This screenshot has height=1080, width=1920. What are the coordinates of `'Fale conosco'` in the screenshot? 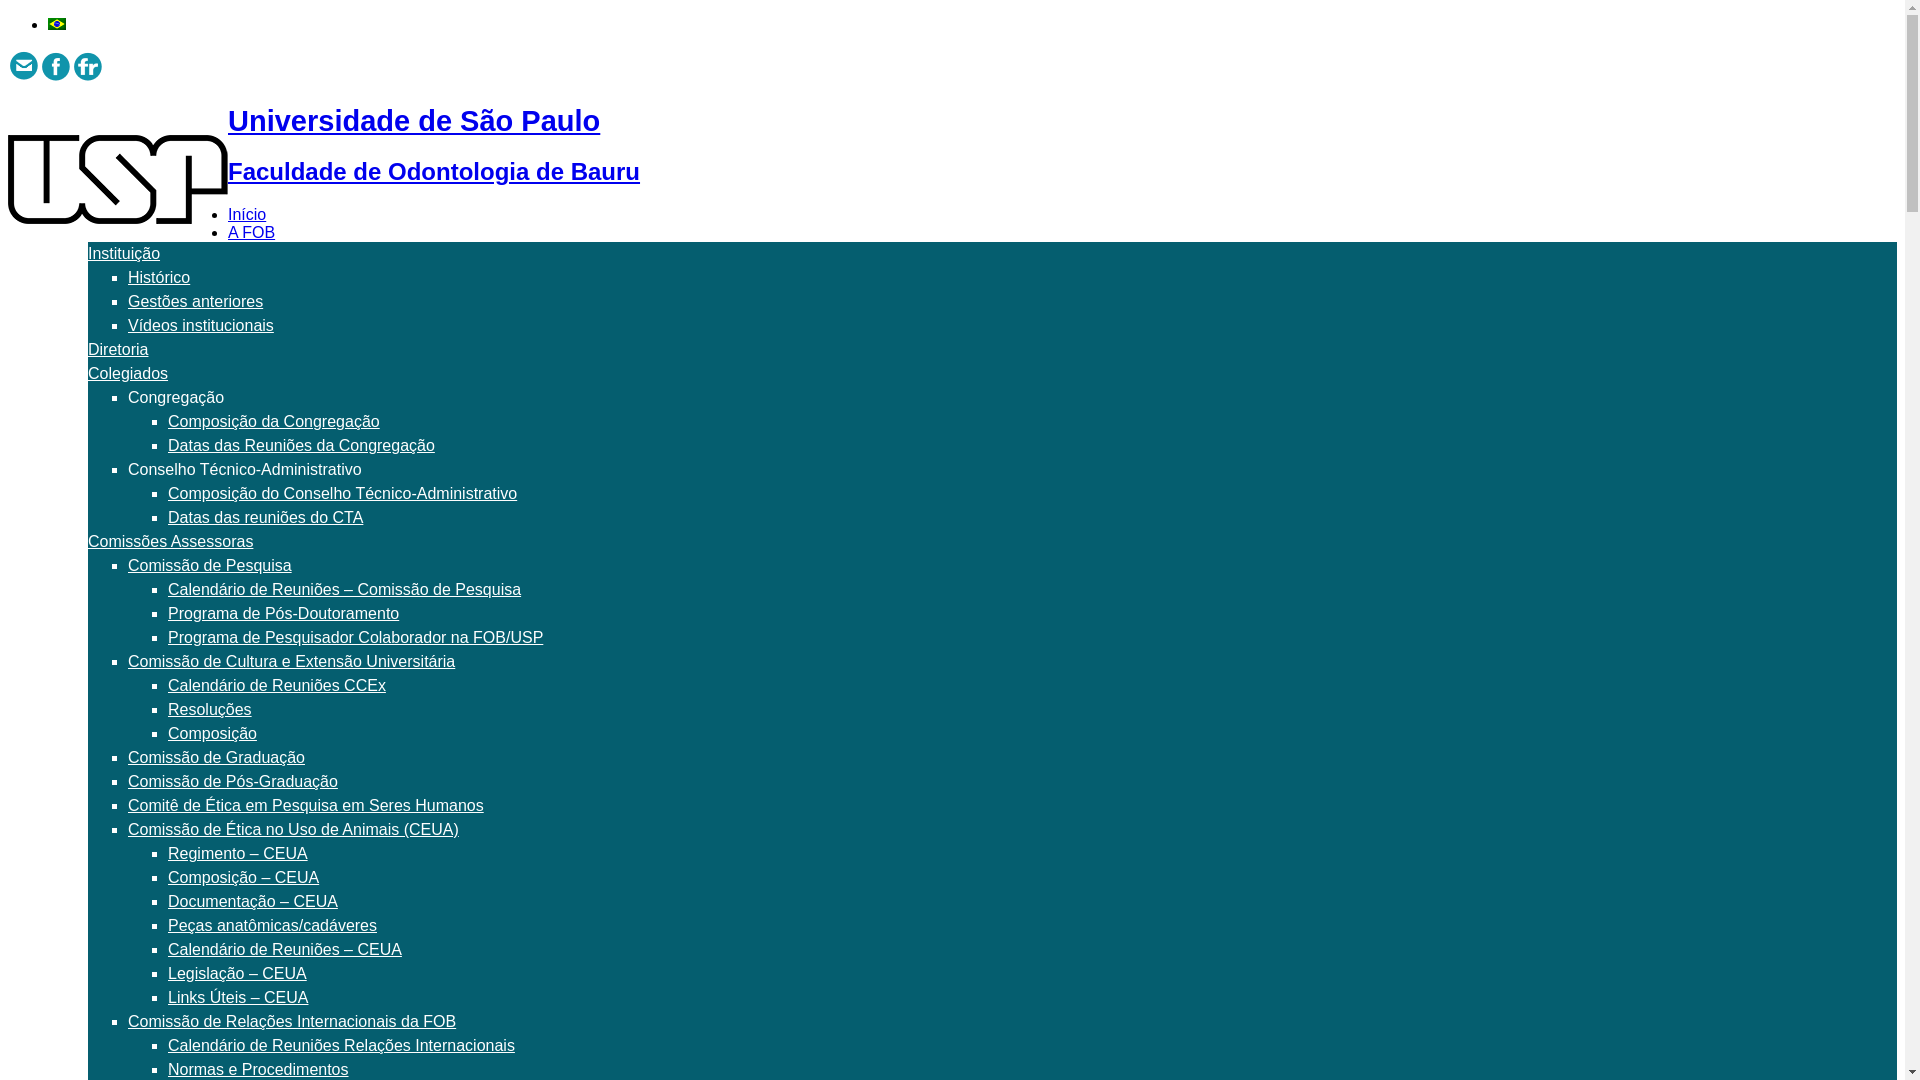 It's located at (24, 64).